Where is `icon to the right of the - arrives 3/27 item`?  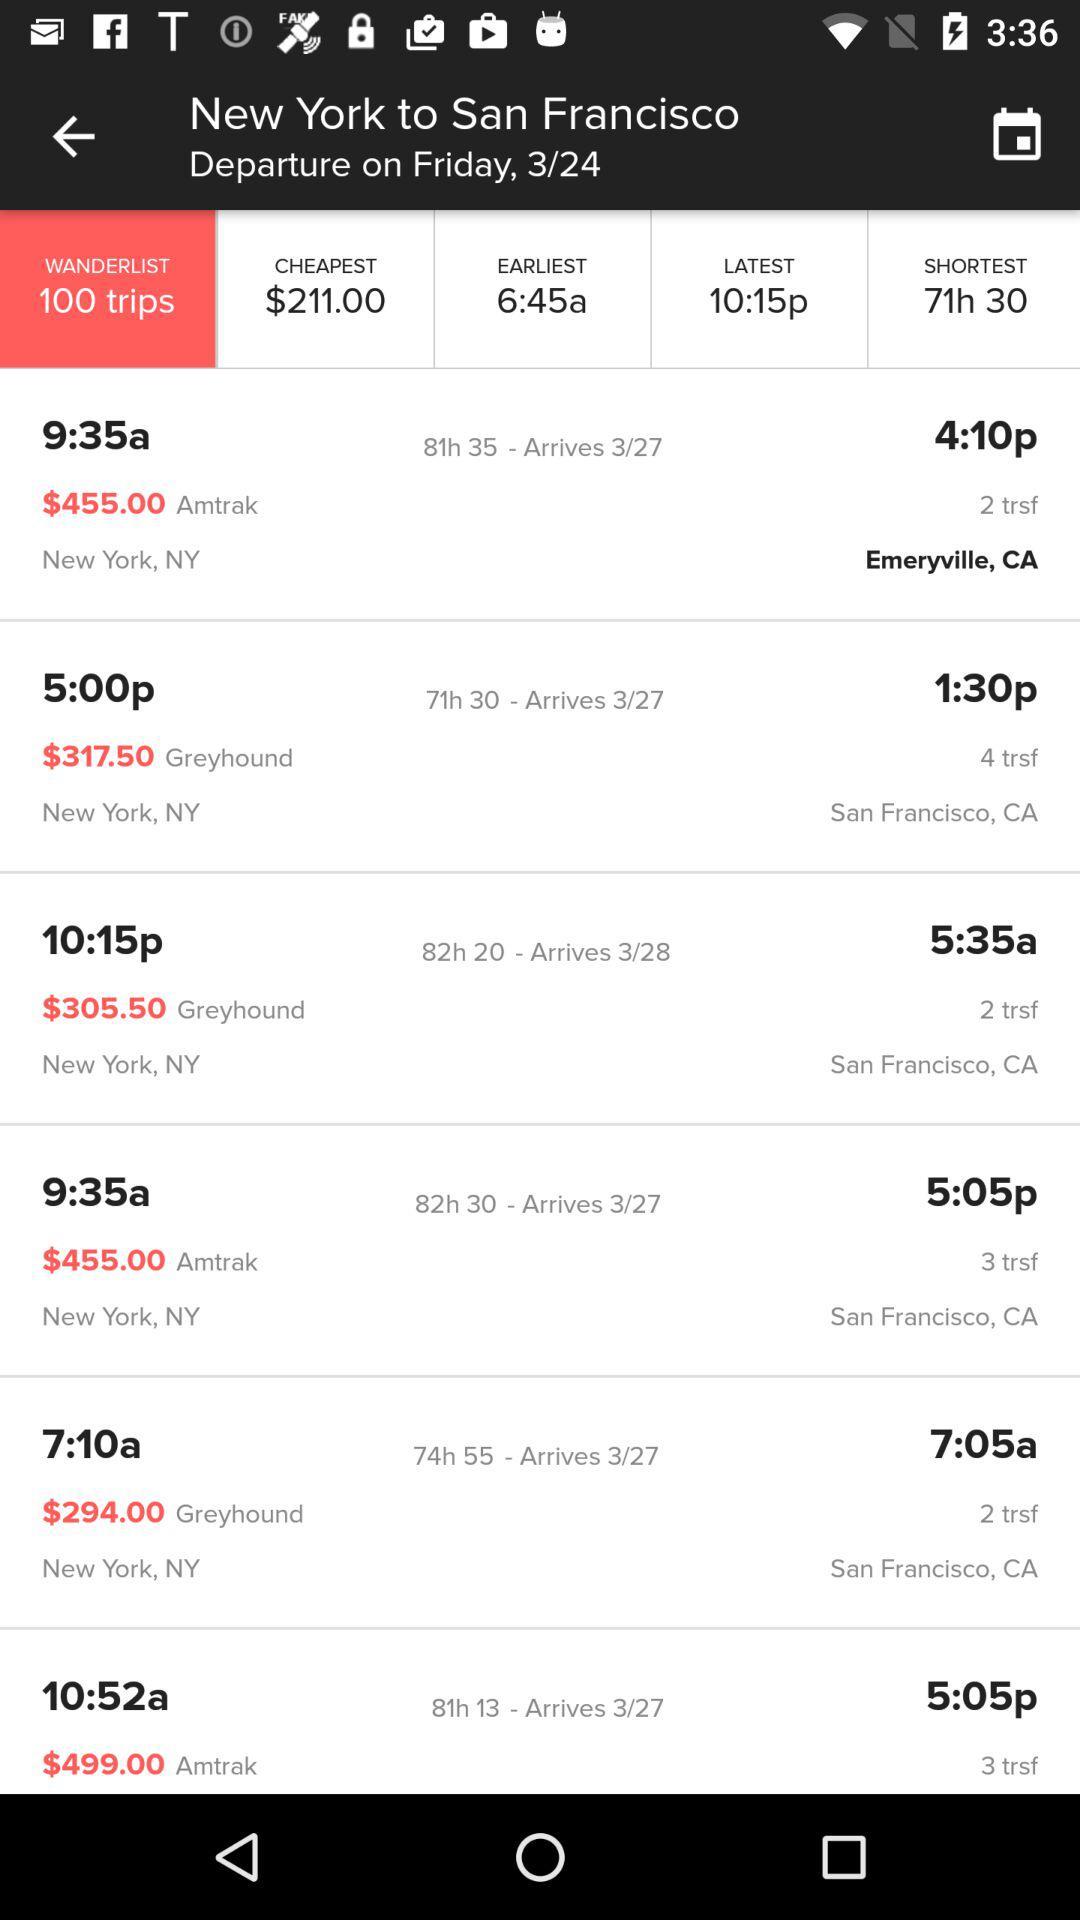 icon to the right of the - arrives 3/27 item is located at coordinates (985, 690).